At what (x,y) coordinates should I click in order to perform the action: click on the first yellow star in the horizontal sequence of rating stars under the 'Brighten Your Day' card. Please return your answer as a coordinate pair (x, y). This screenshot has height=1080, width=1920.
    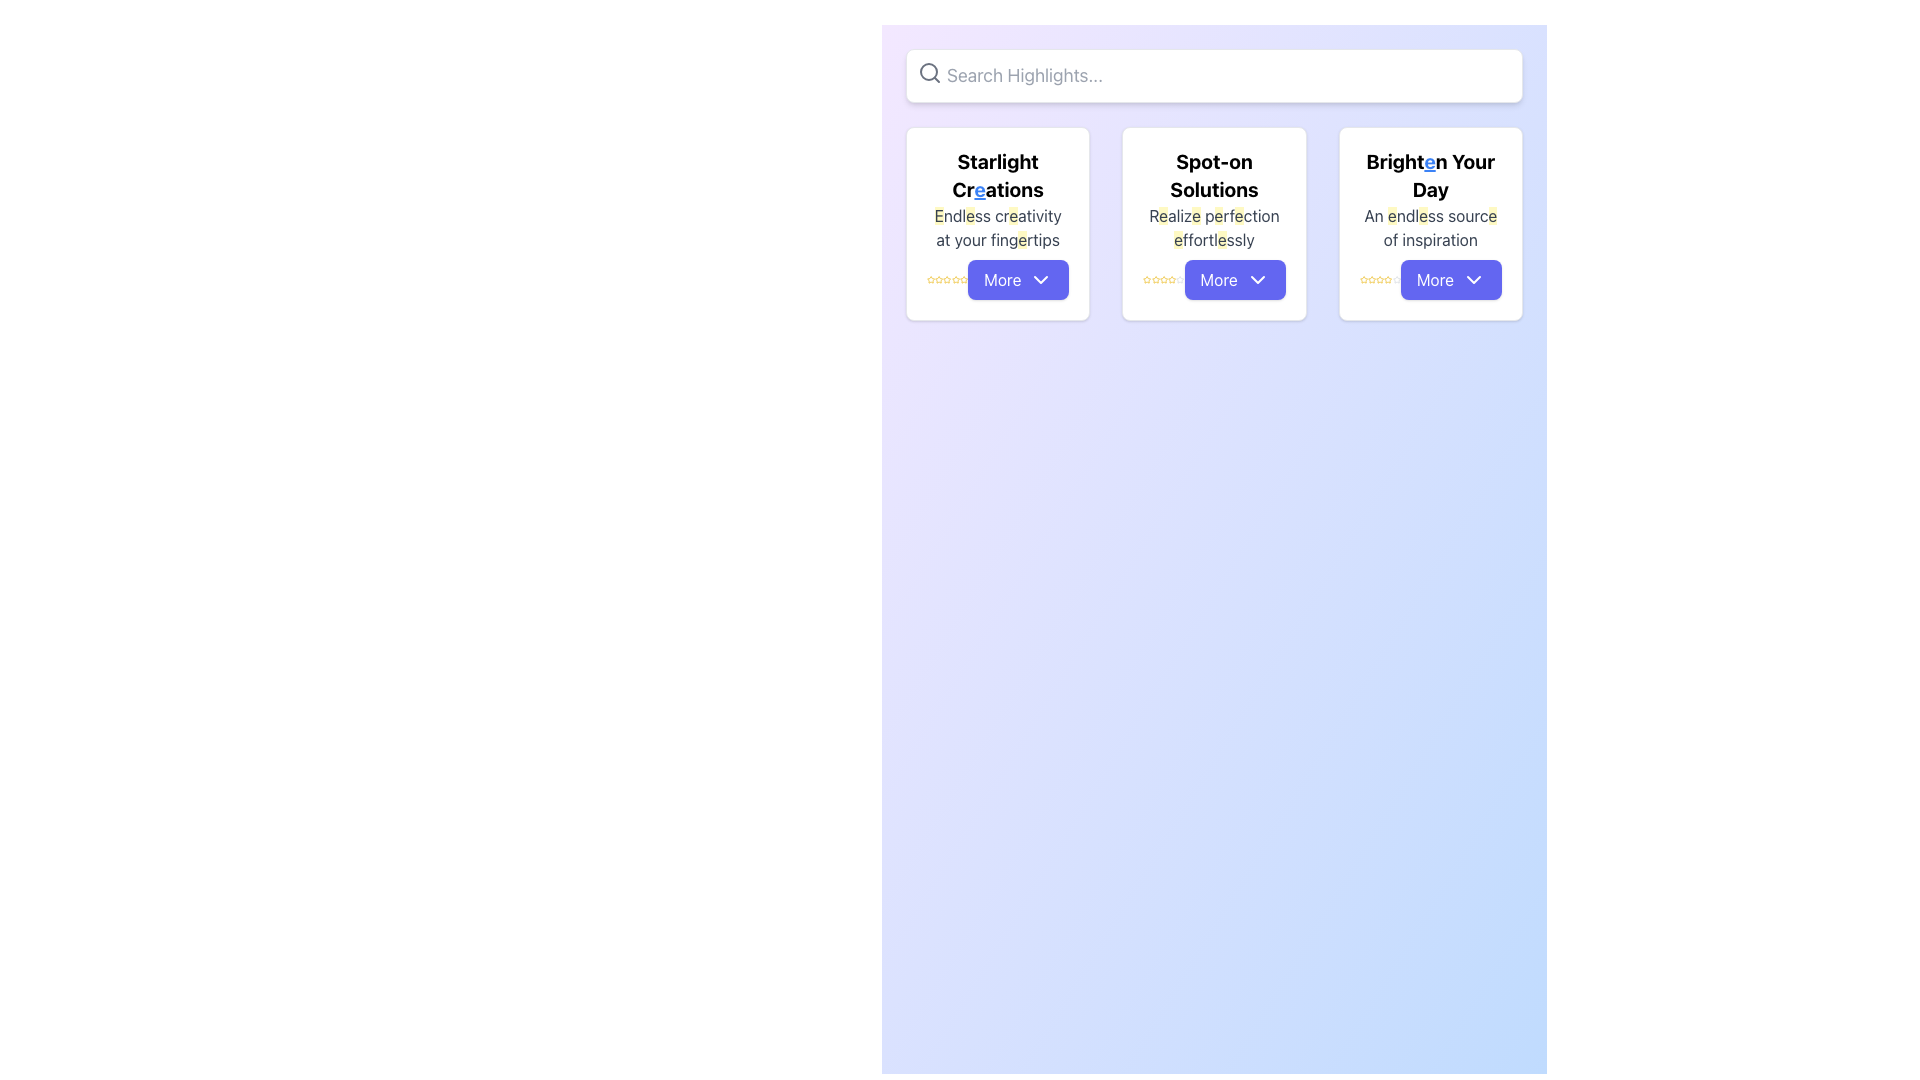
    Looking at the image, I should click on (1362, 280).